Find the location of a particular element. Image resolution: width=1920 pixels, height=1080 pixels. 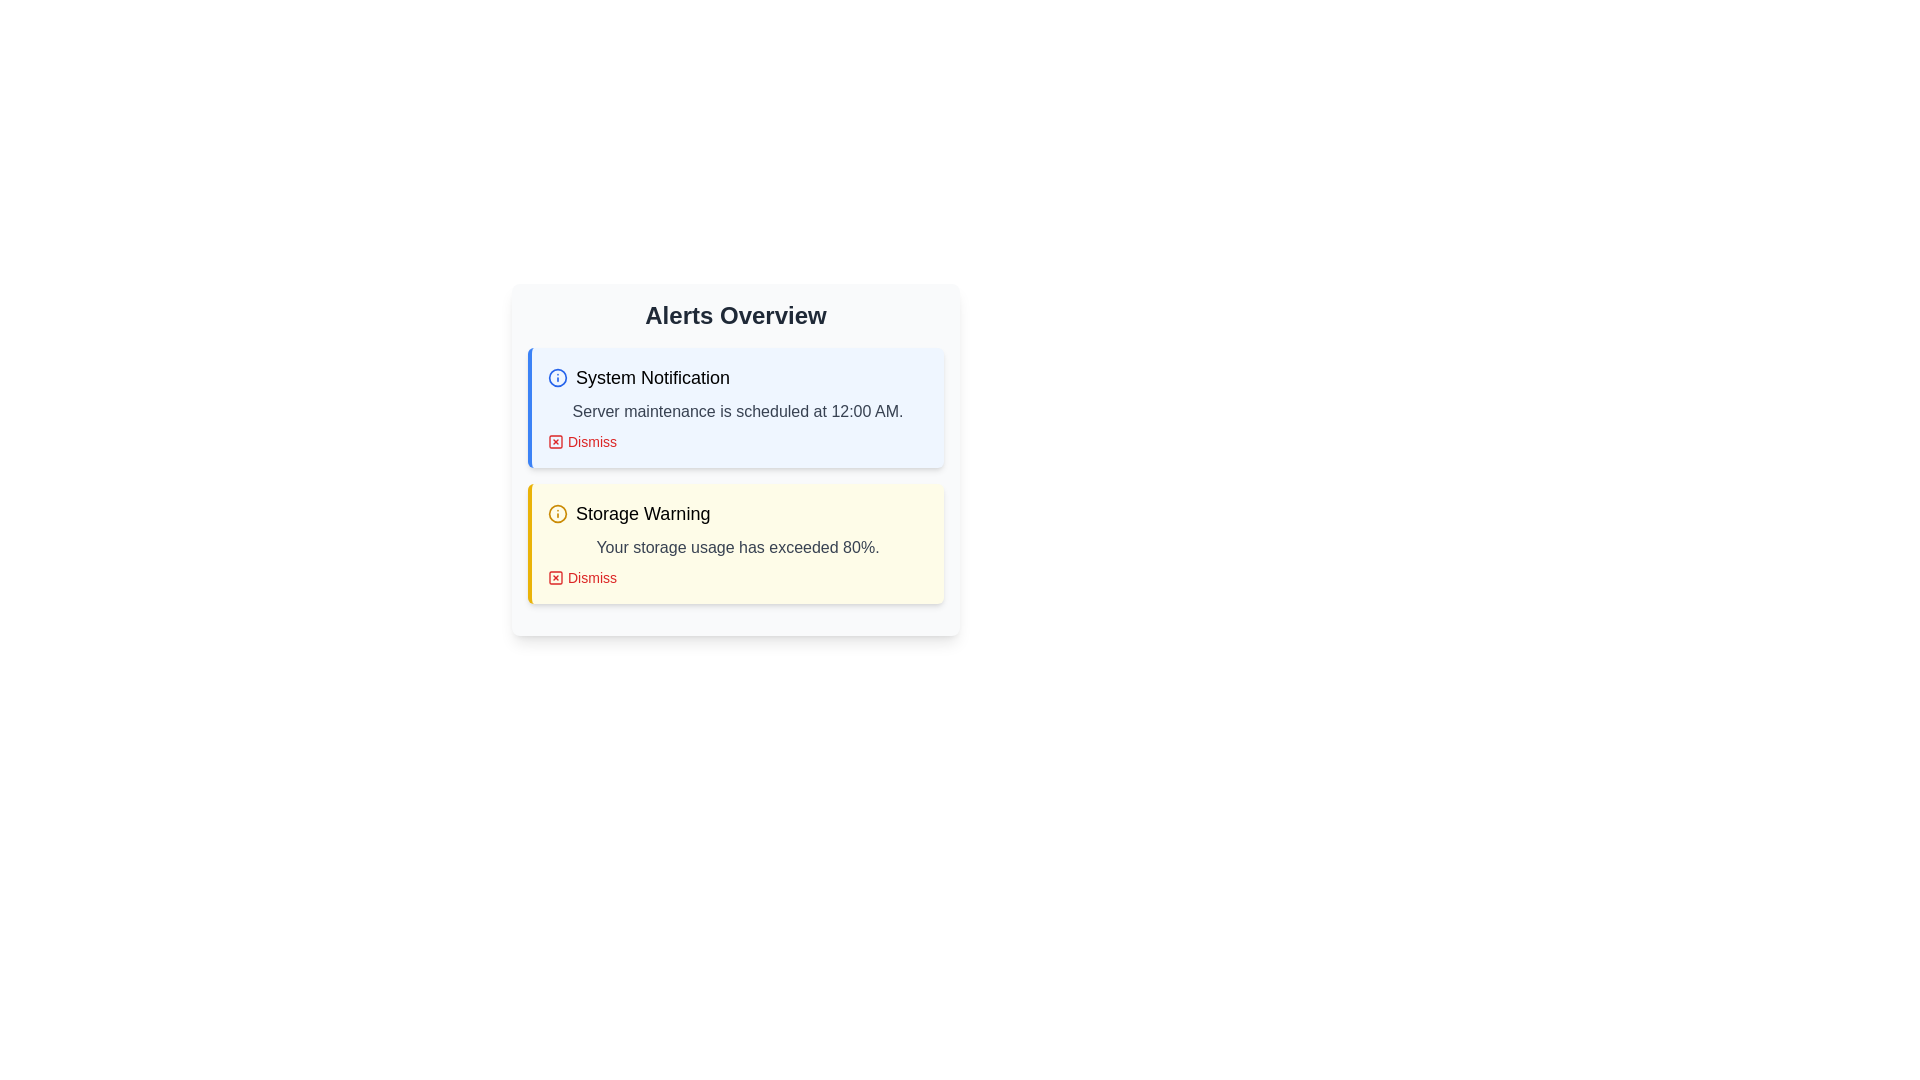

the alert icon indicating storage usage exceeding 80%, located to the left of the text in the yellow-highlighted storage warning notification is located at coordinates (557, 512).